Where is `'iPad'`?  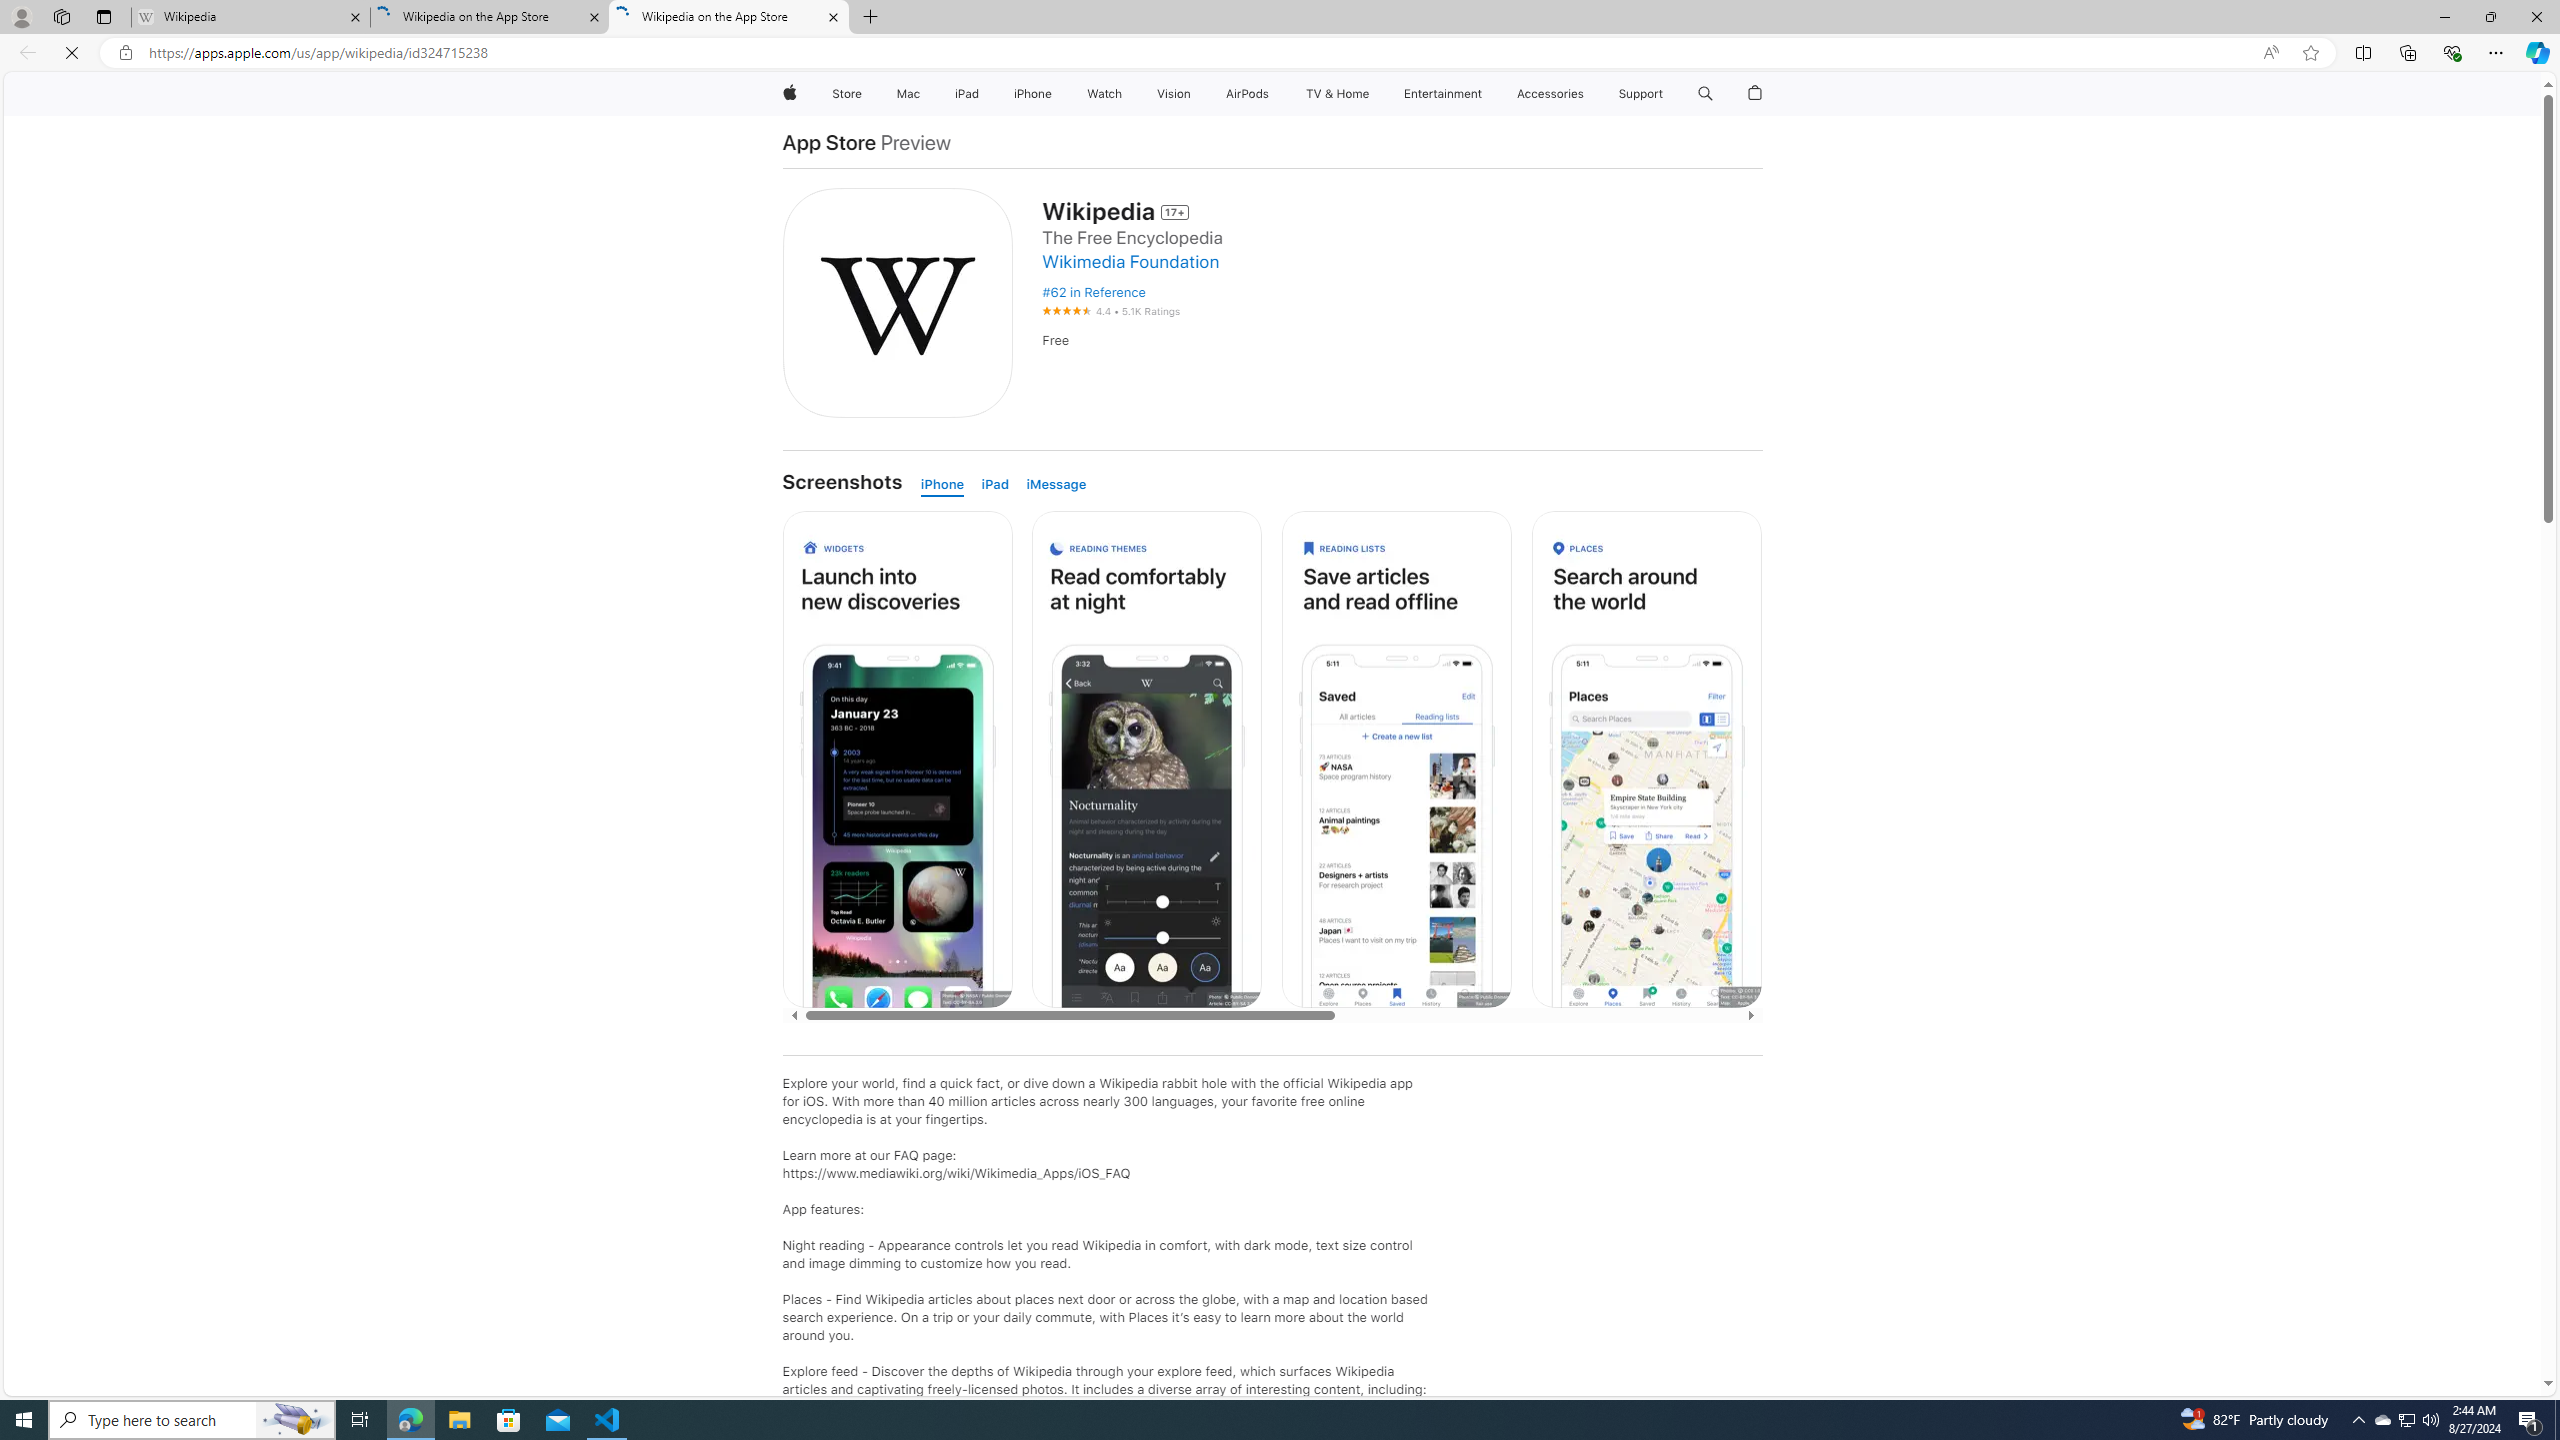 'iPad' is located at coordinates (998, 485).